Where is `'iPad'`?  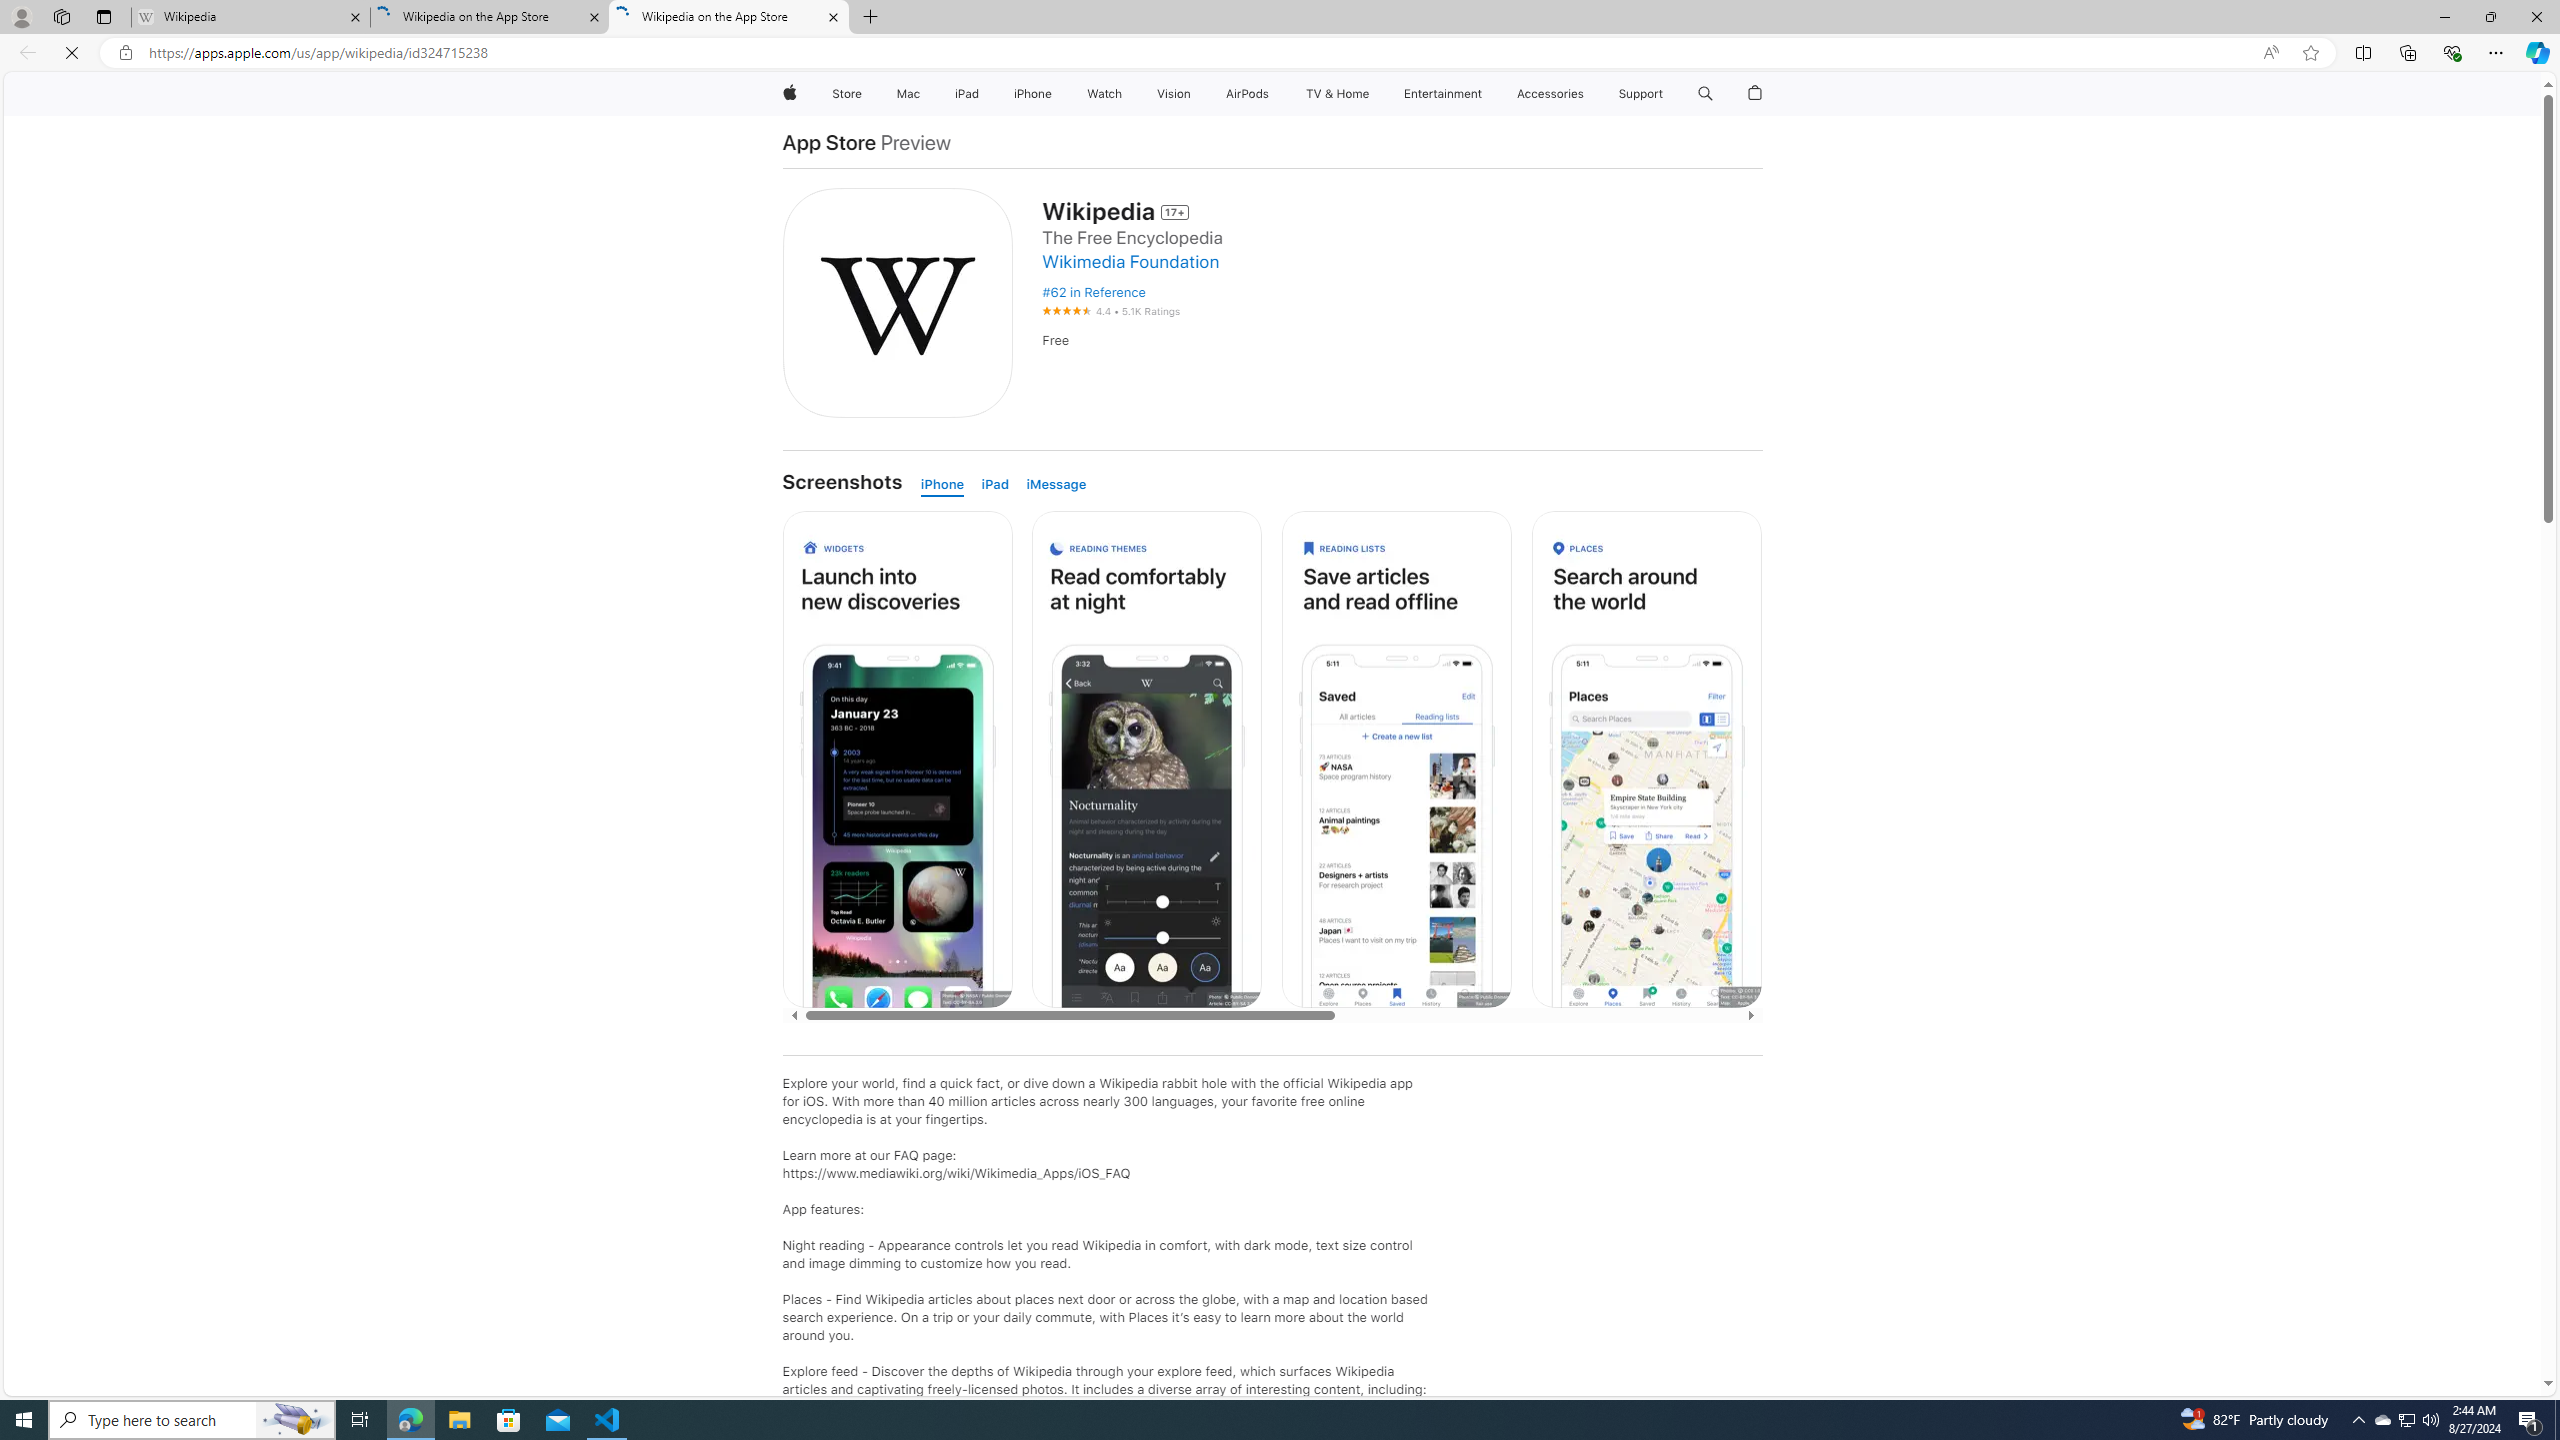 'iPad' is located at coordinates (998, 485).